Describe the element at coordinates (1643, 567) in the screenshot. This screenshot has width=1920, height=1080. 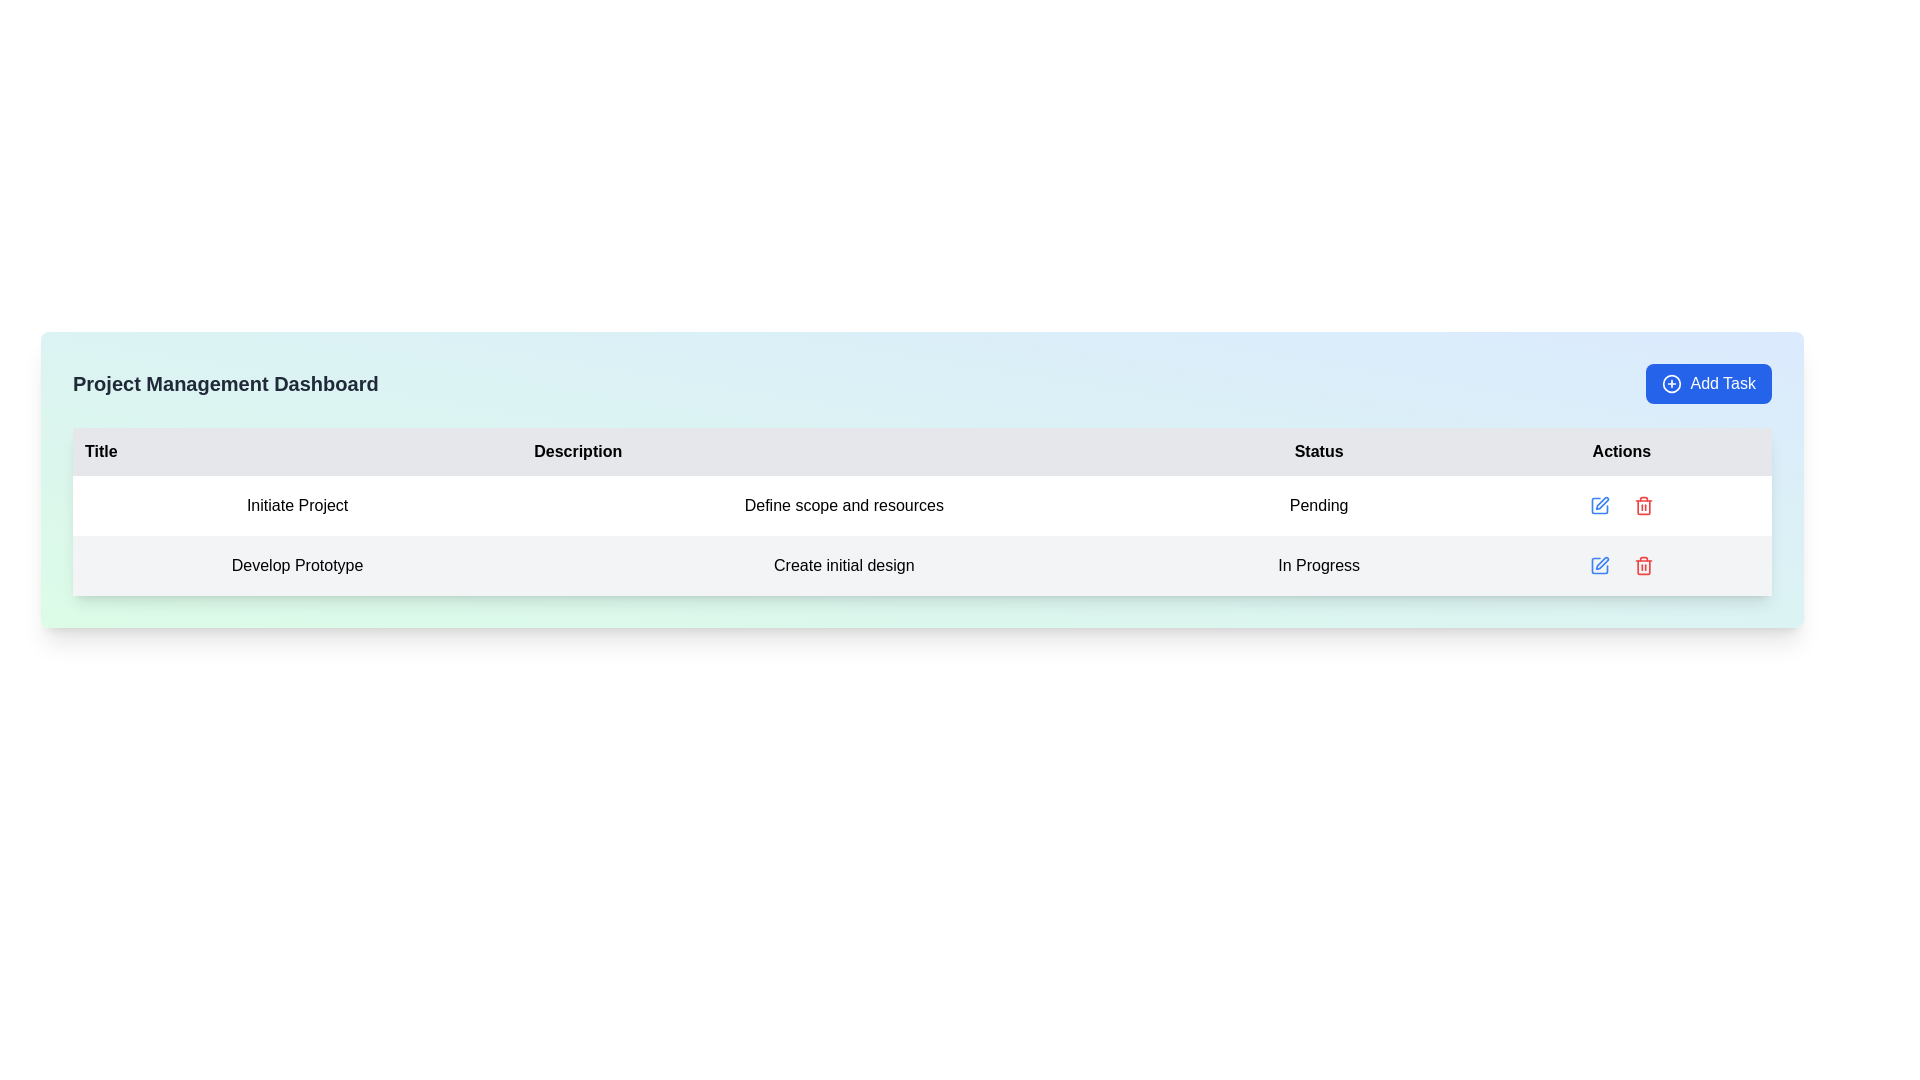
I see `the trash can icon button located in the 'Actions' column for the 'In Progress' task row to initiate task deletion` at that location.